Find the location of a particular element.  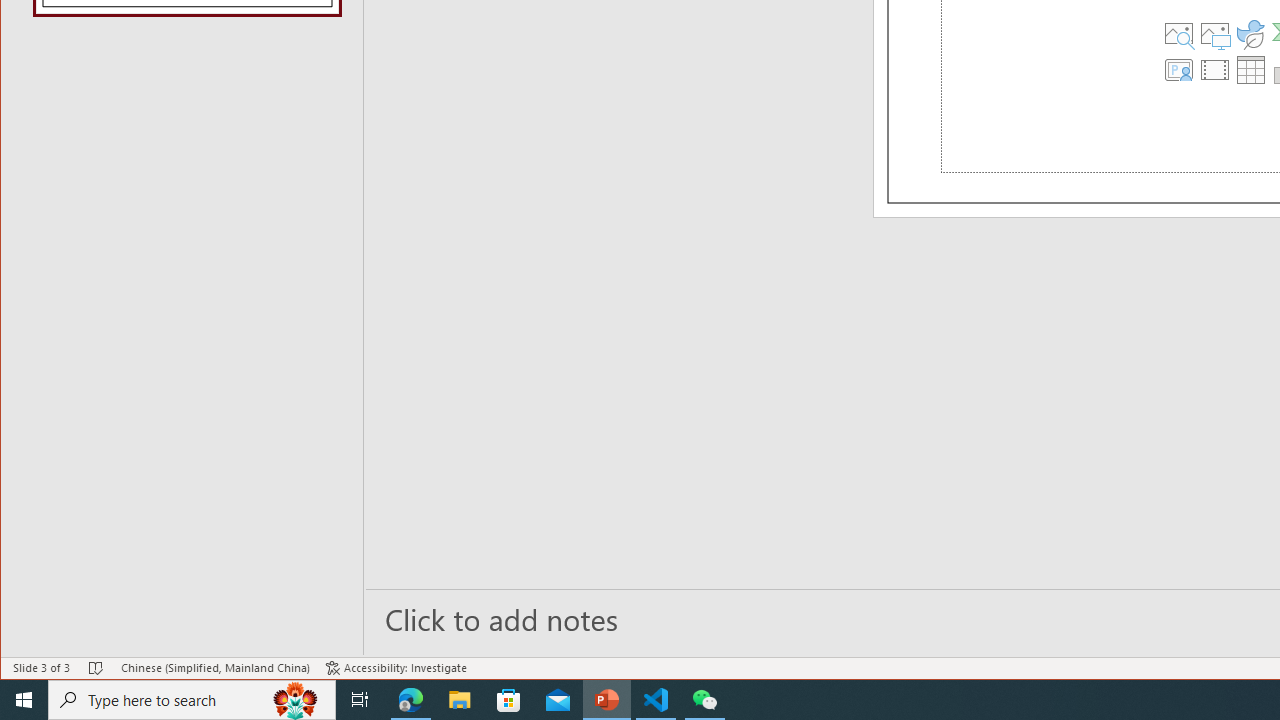

'Insert Table' is located at coordinates (1250, 68).